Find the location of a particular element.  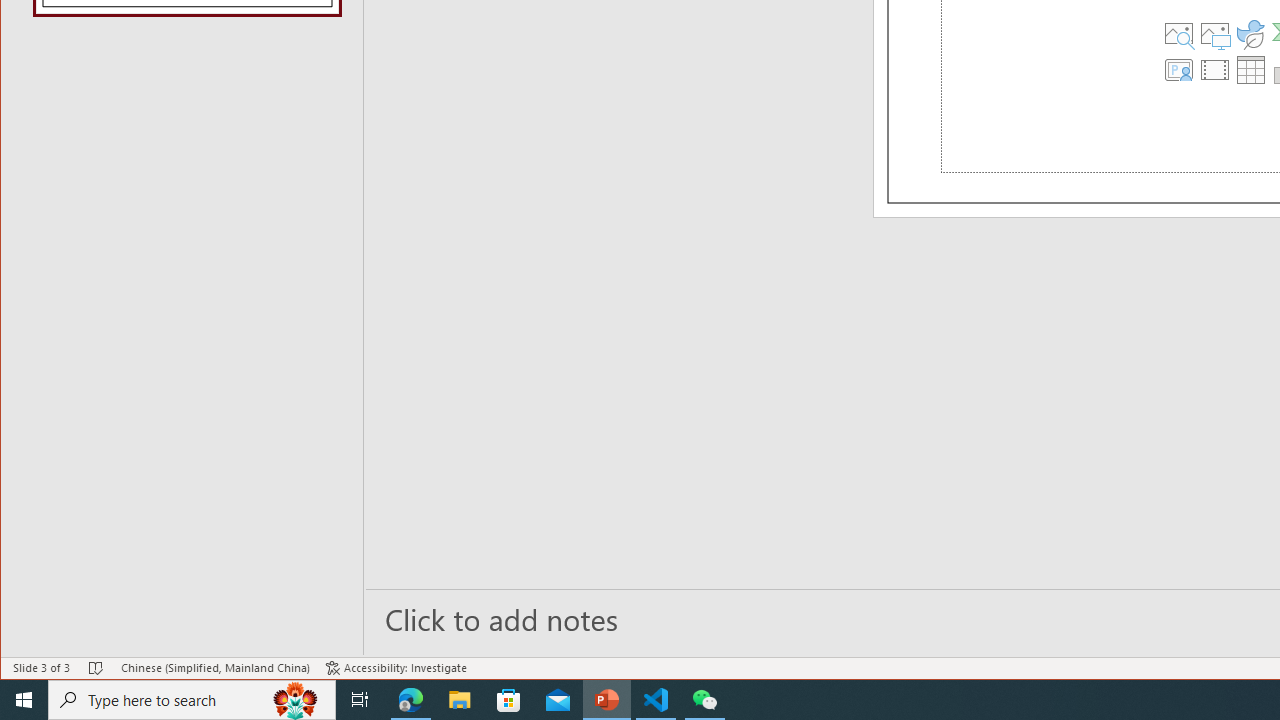

'Insert Table' is located at coordinates (1250, 68).